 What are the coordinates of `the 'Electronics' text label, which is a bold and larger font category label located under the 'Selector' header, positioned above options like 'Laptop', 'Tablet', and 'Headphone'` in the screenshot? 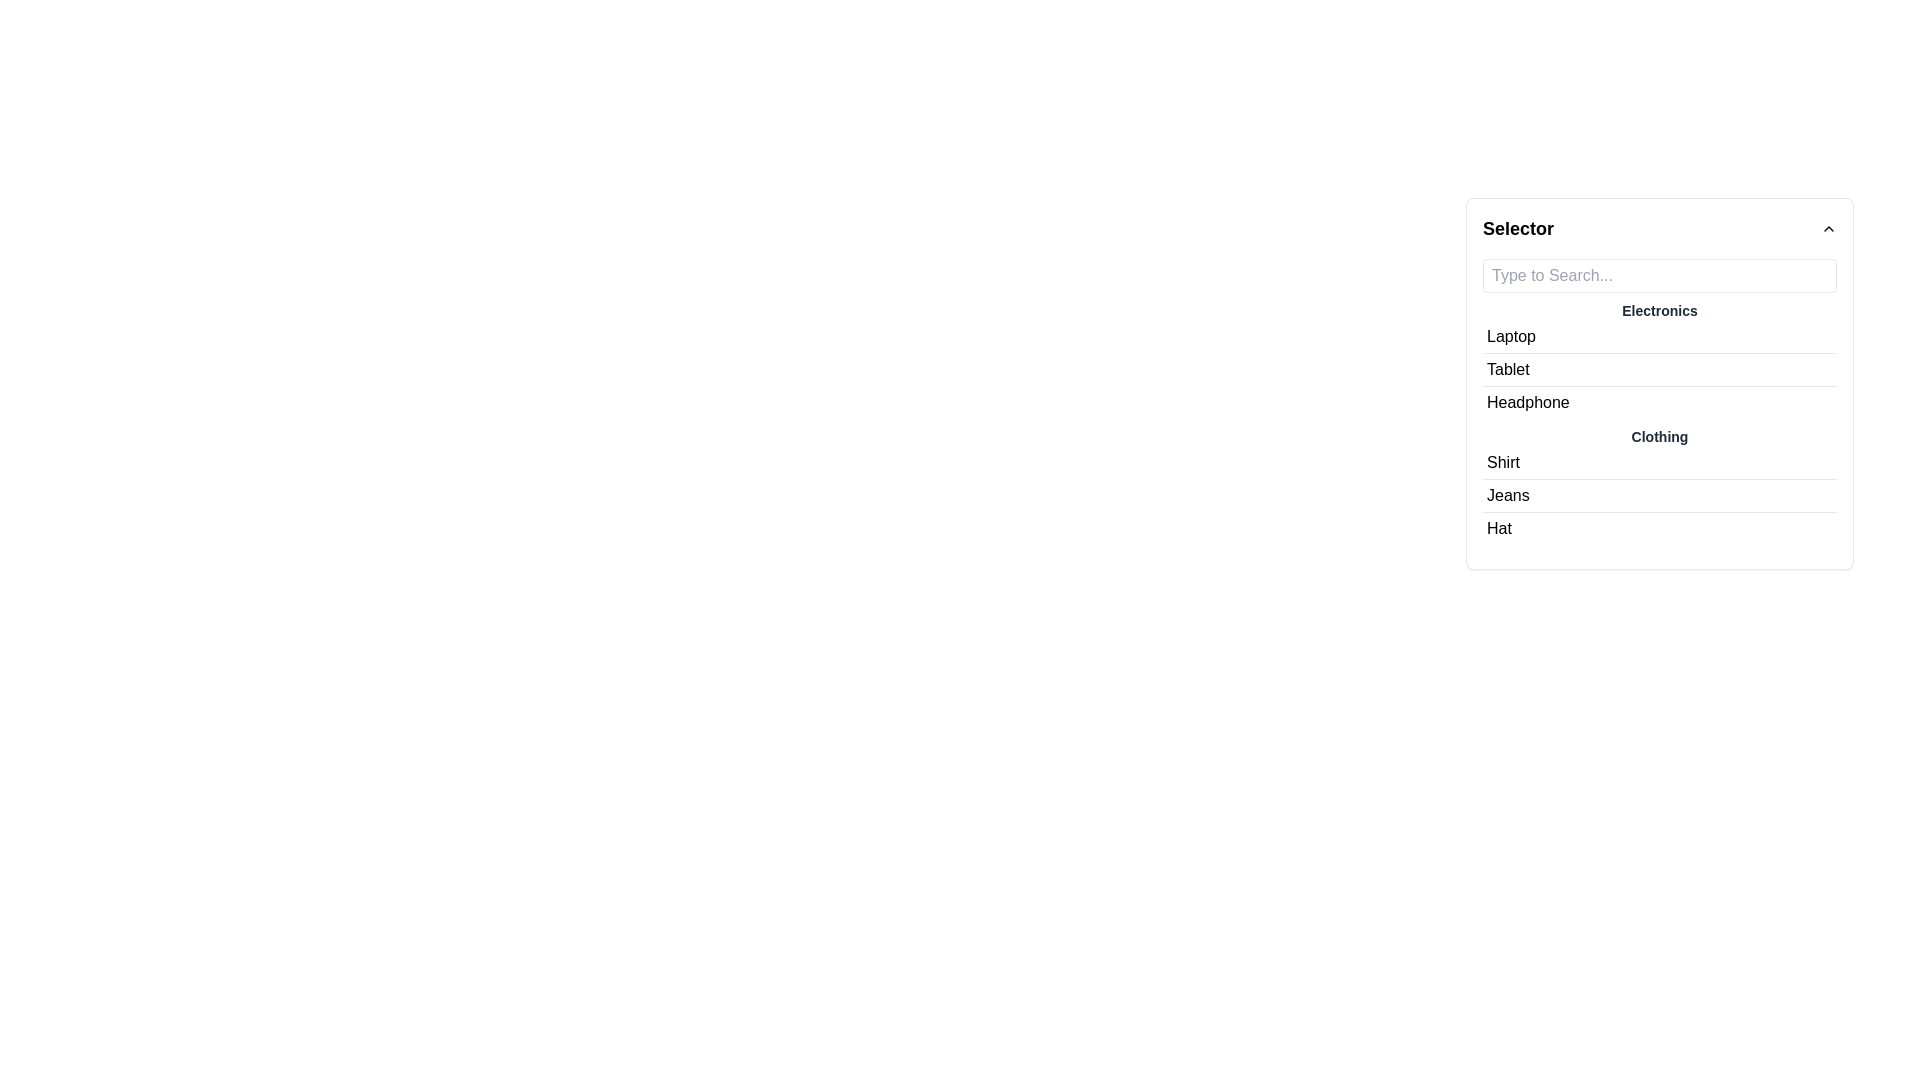 It's located at (1660, 311).